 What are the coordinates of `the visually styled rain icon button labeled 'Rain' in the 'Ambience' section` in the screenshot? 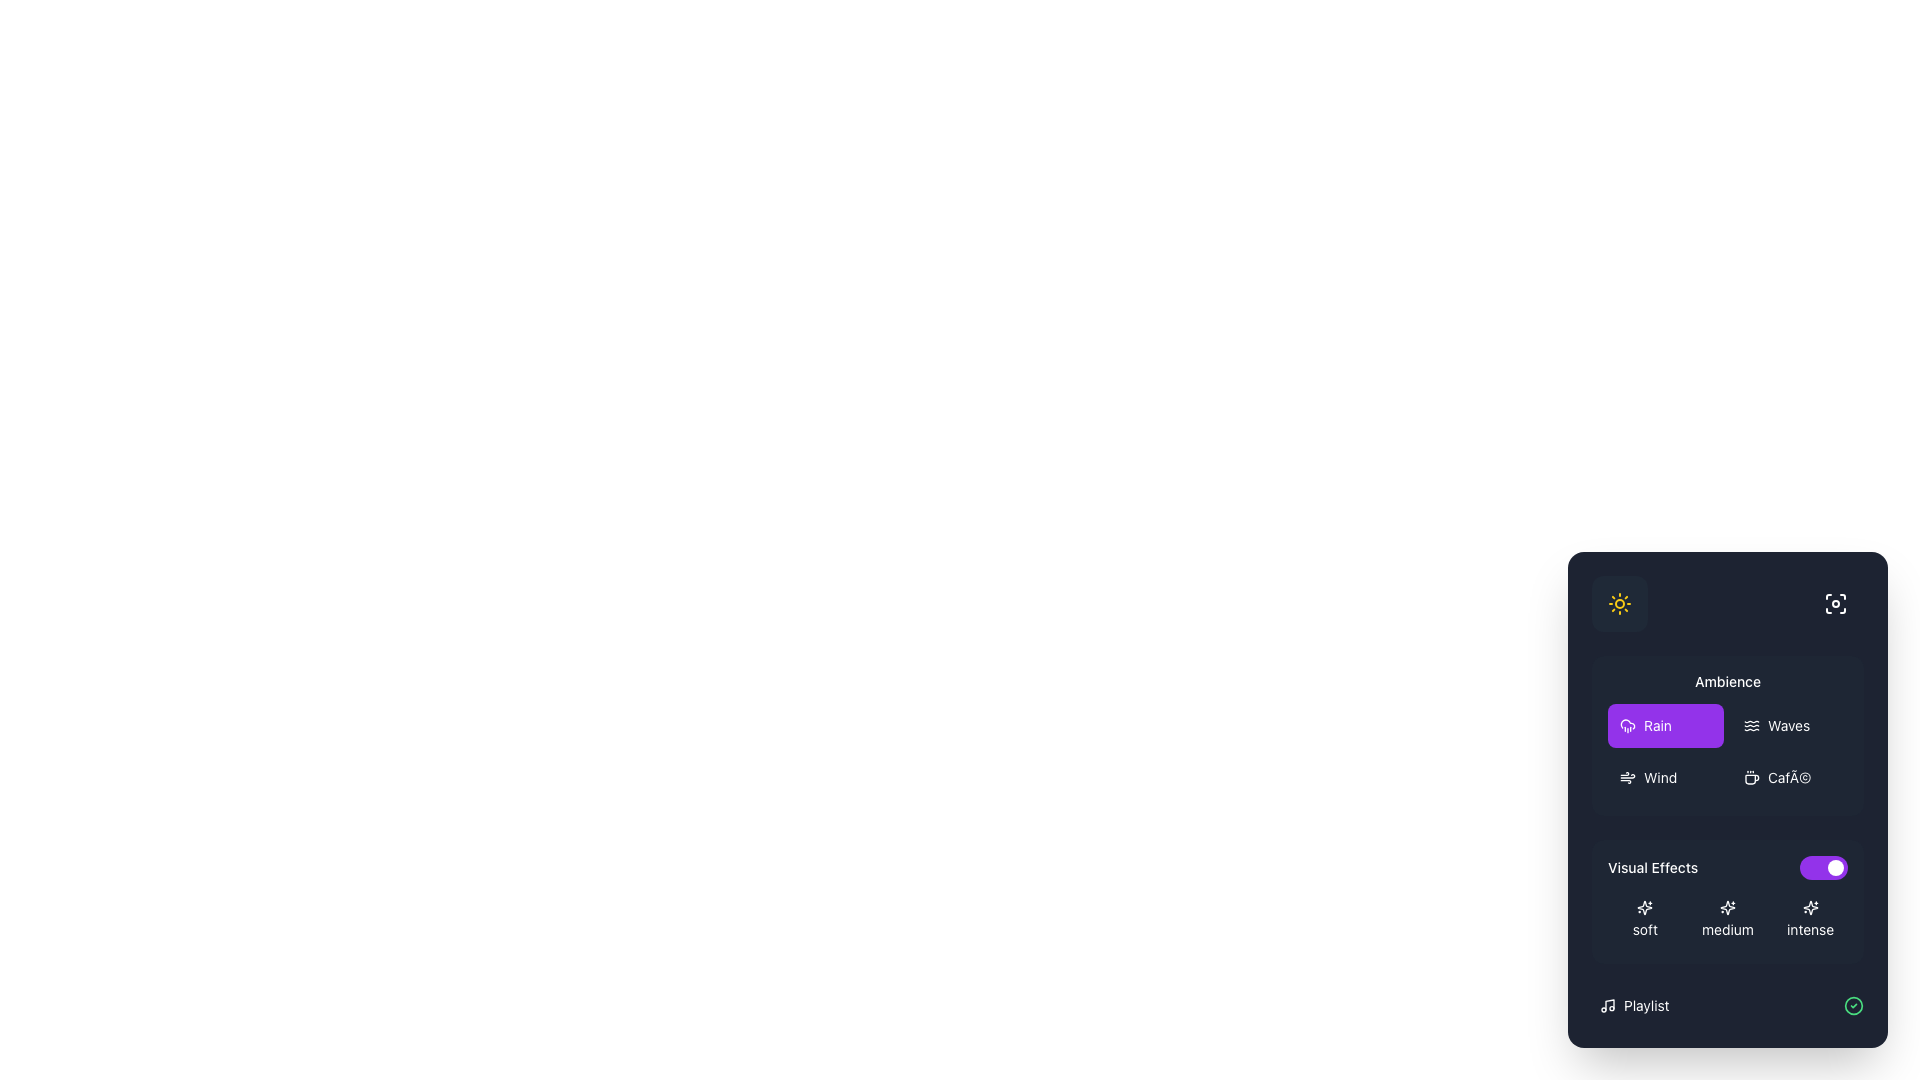 It's located at (1627, 724).